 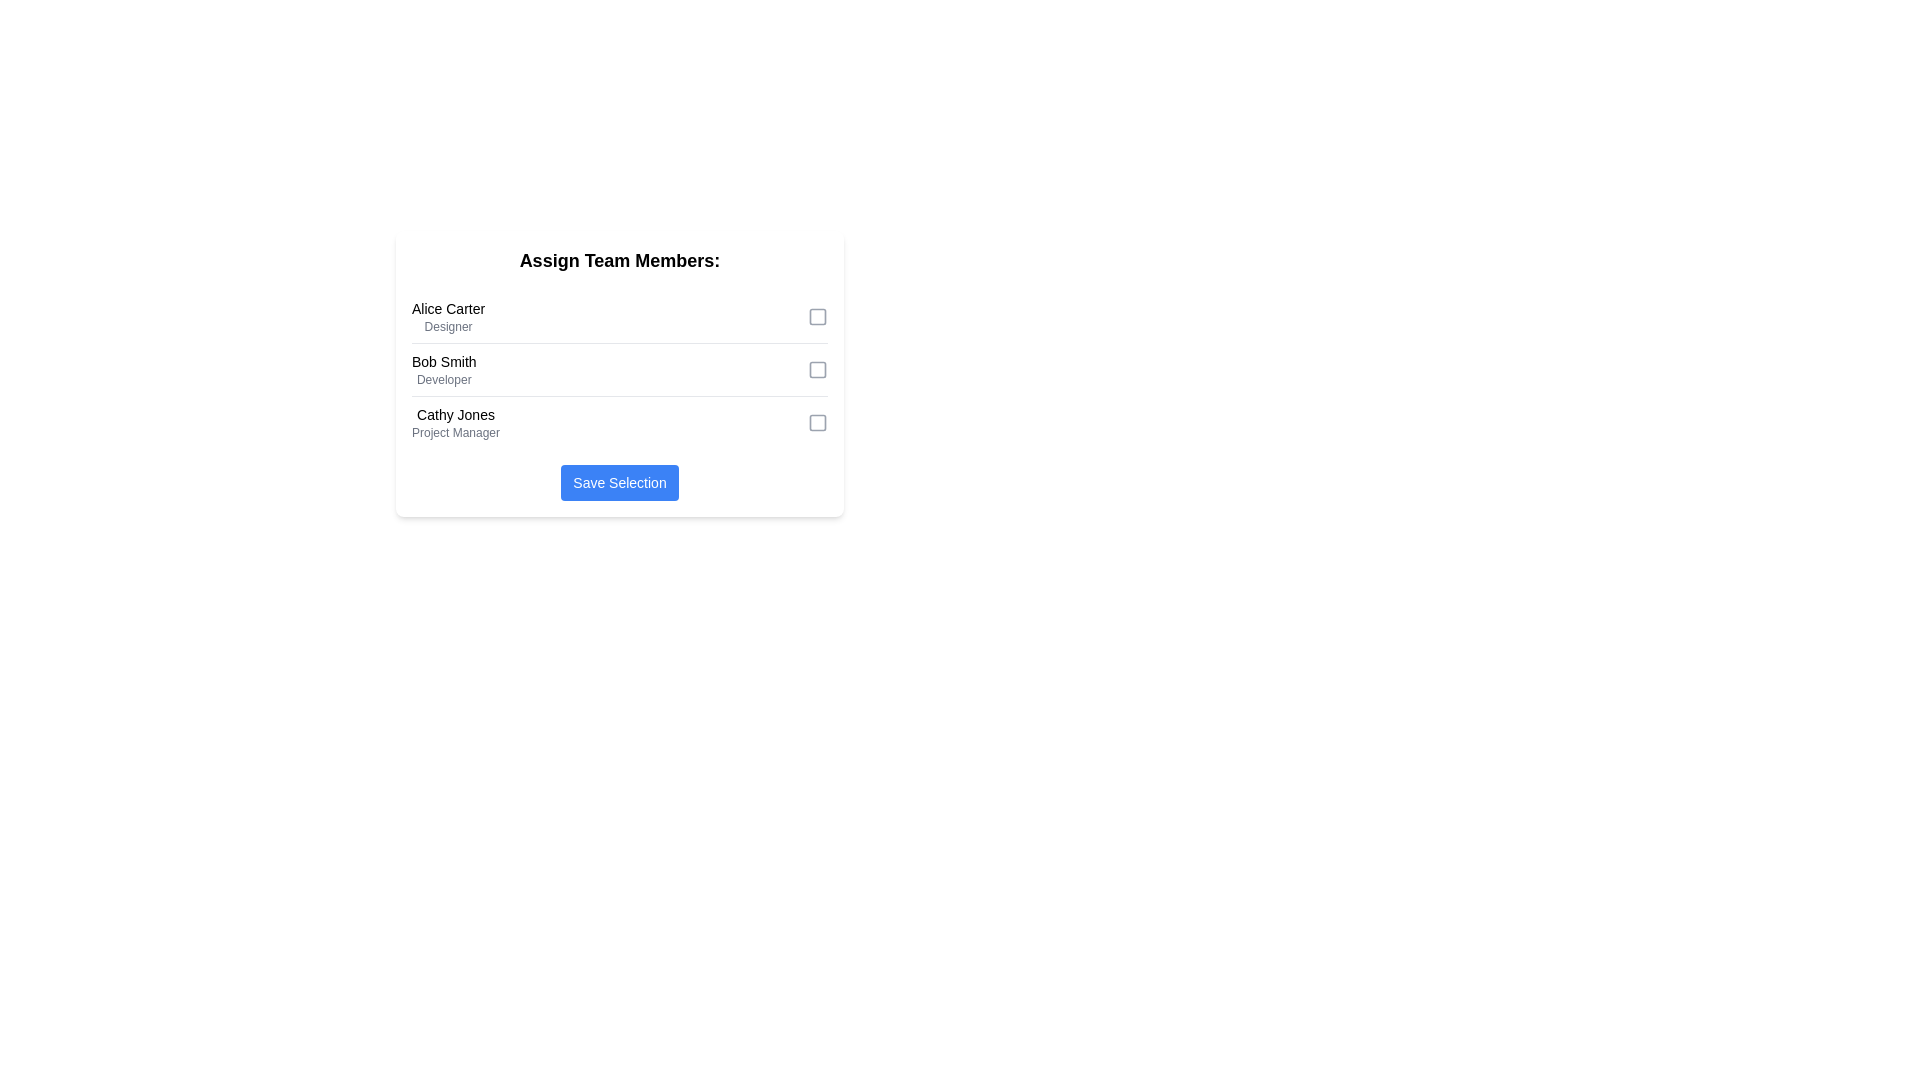 What do you see at coordinates (443, 380) in the screenshot?
I see `the text label displaying 'Developer' in a small, gray font, which is positioned below 'Bob Smith' in the 'Assign Team Members' section` at bounding box center [443, 380].